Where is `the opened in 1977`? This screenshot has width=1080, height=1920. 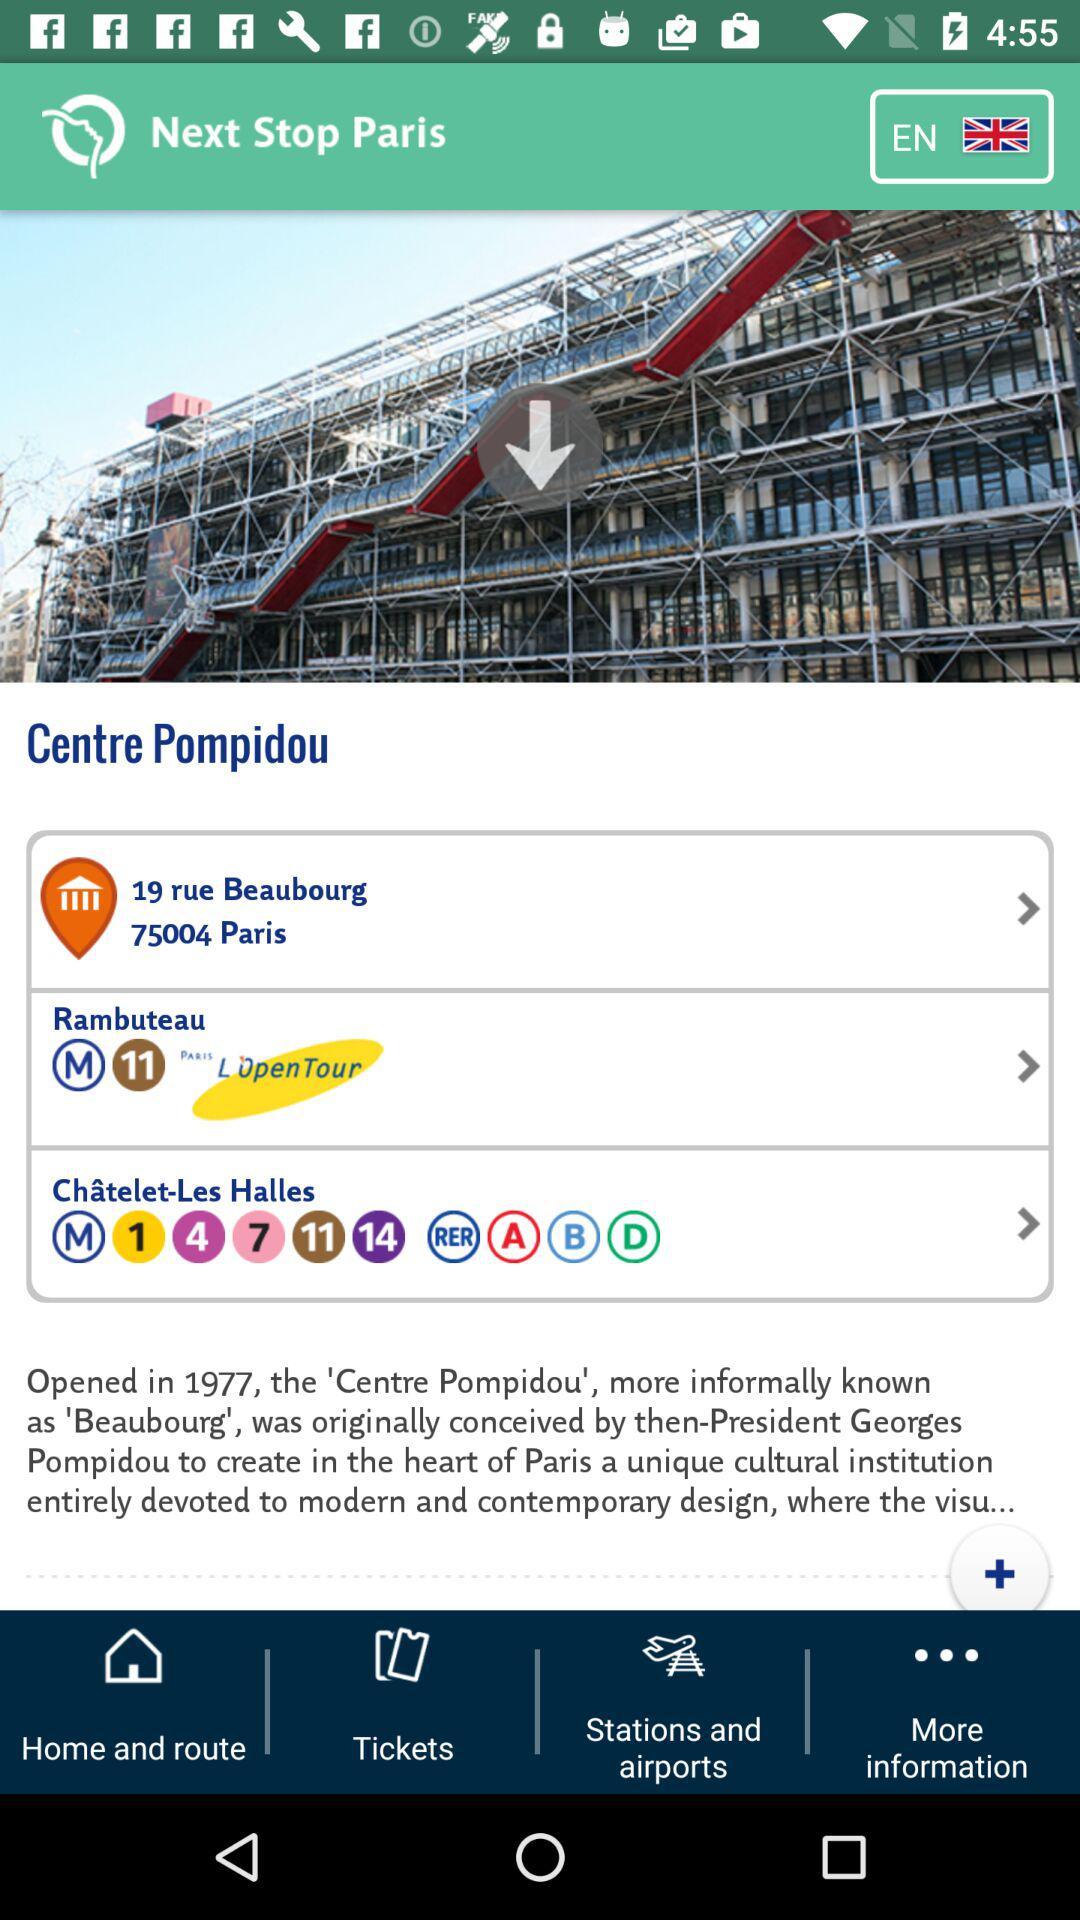 the opened in 1977 is located at coordinates (540, 1437).